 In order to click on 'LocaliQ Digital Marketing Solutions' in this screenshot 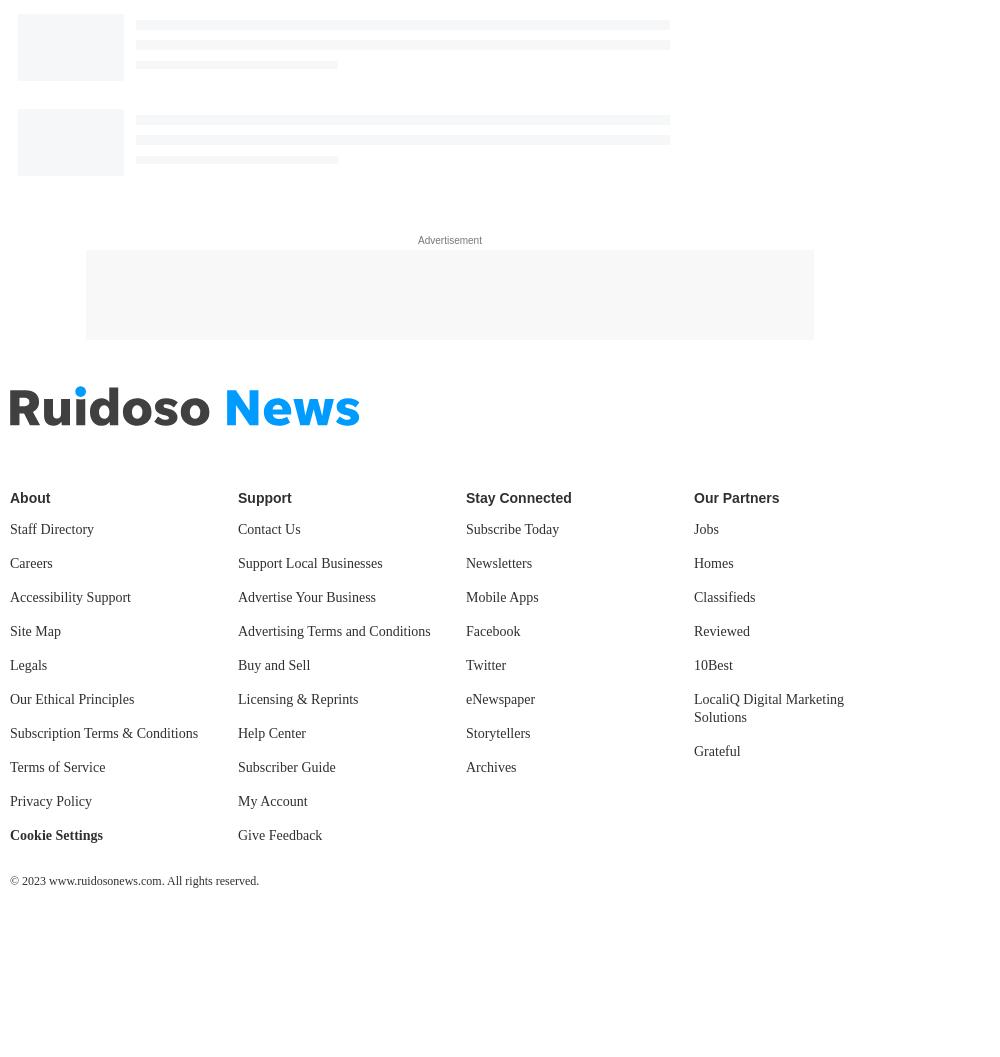, I will do `click(769, 707)`.